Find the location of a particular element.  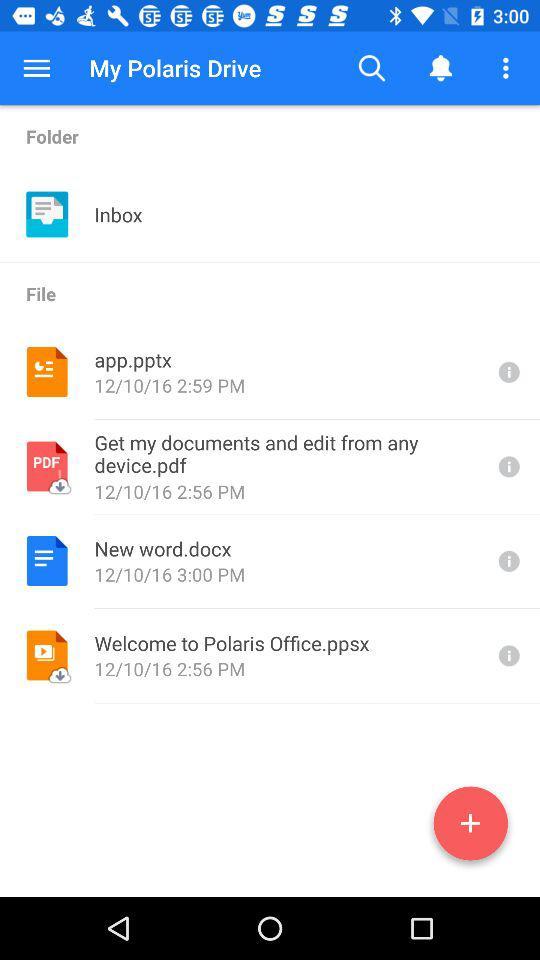

the item to the left of the my polaris drive is located at coordinates (36, 68).